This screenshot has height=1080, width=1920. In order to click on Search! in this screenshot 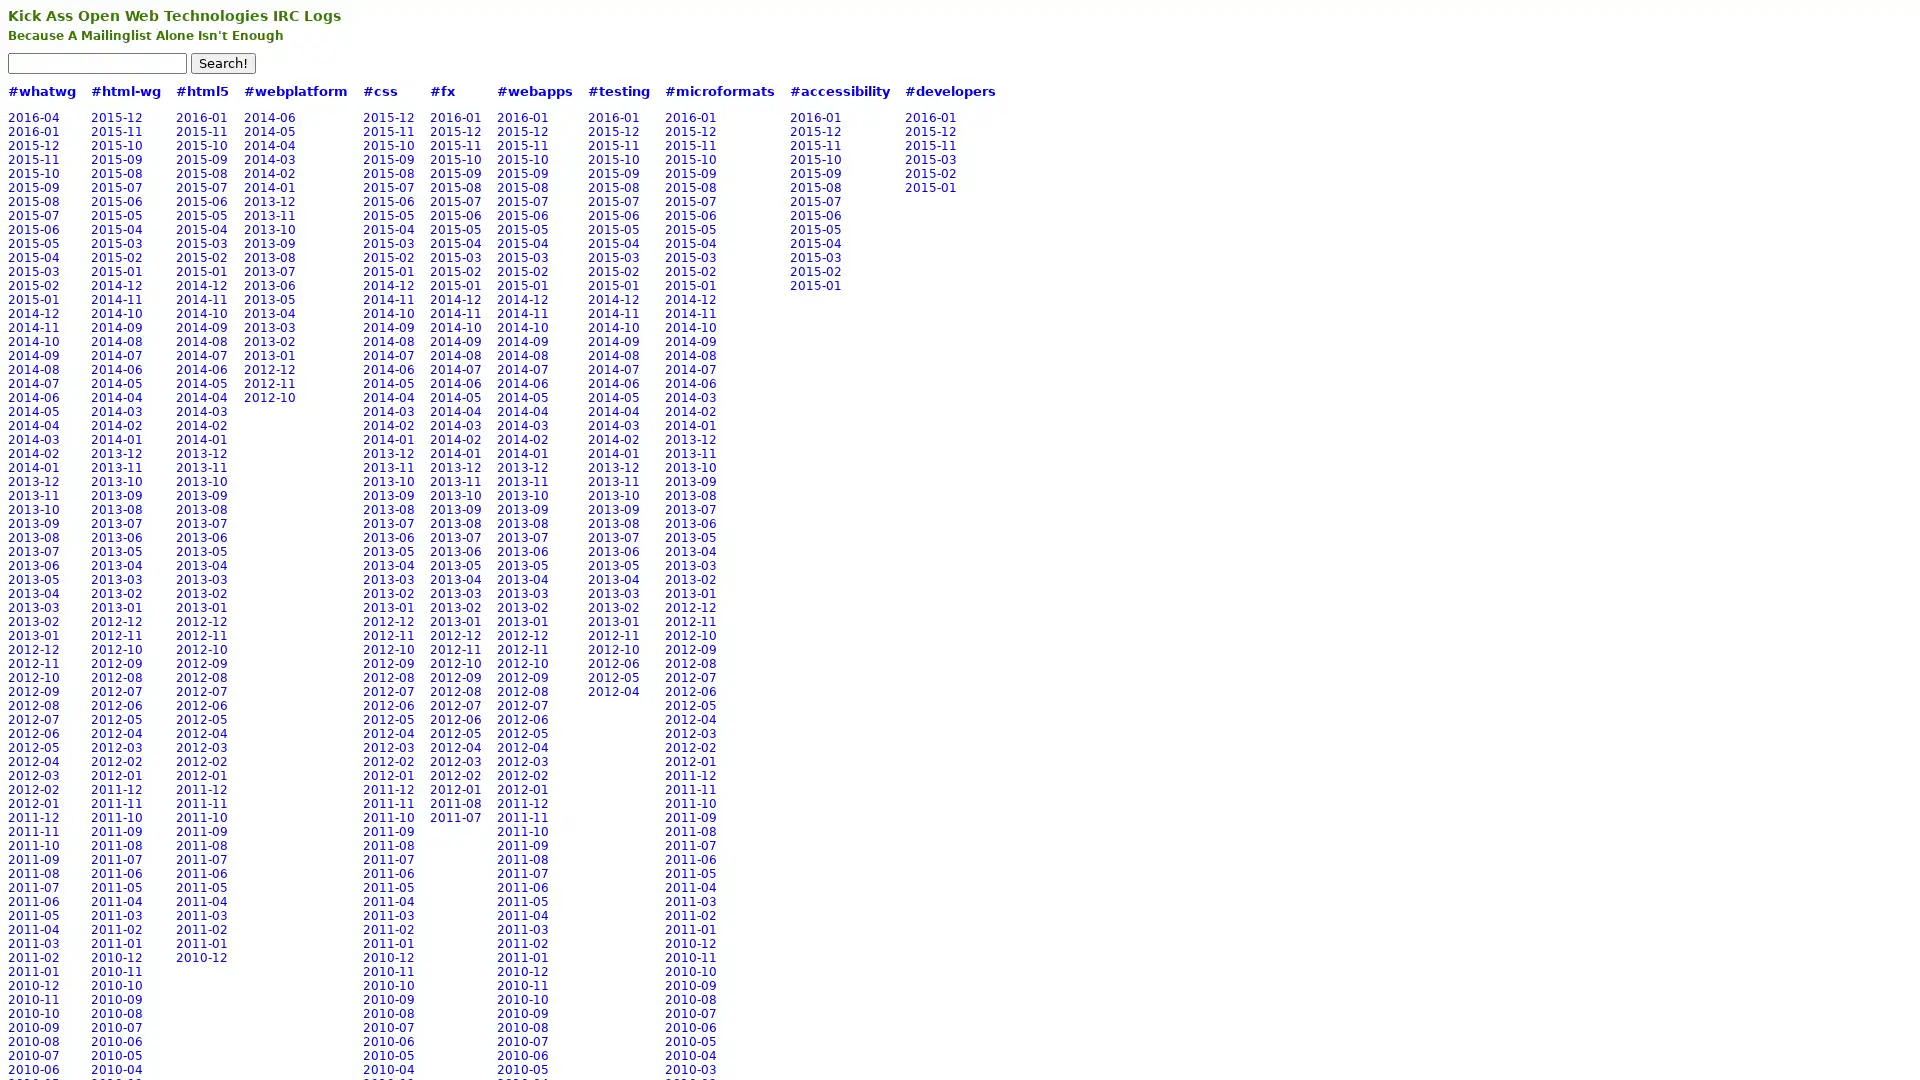, I will do `click(223, 62)`.